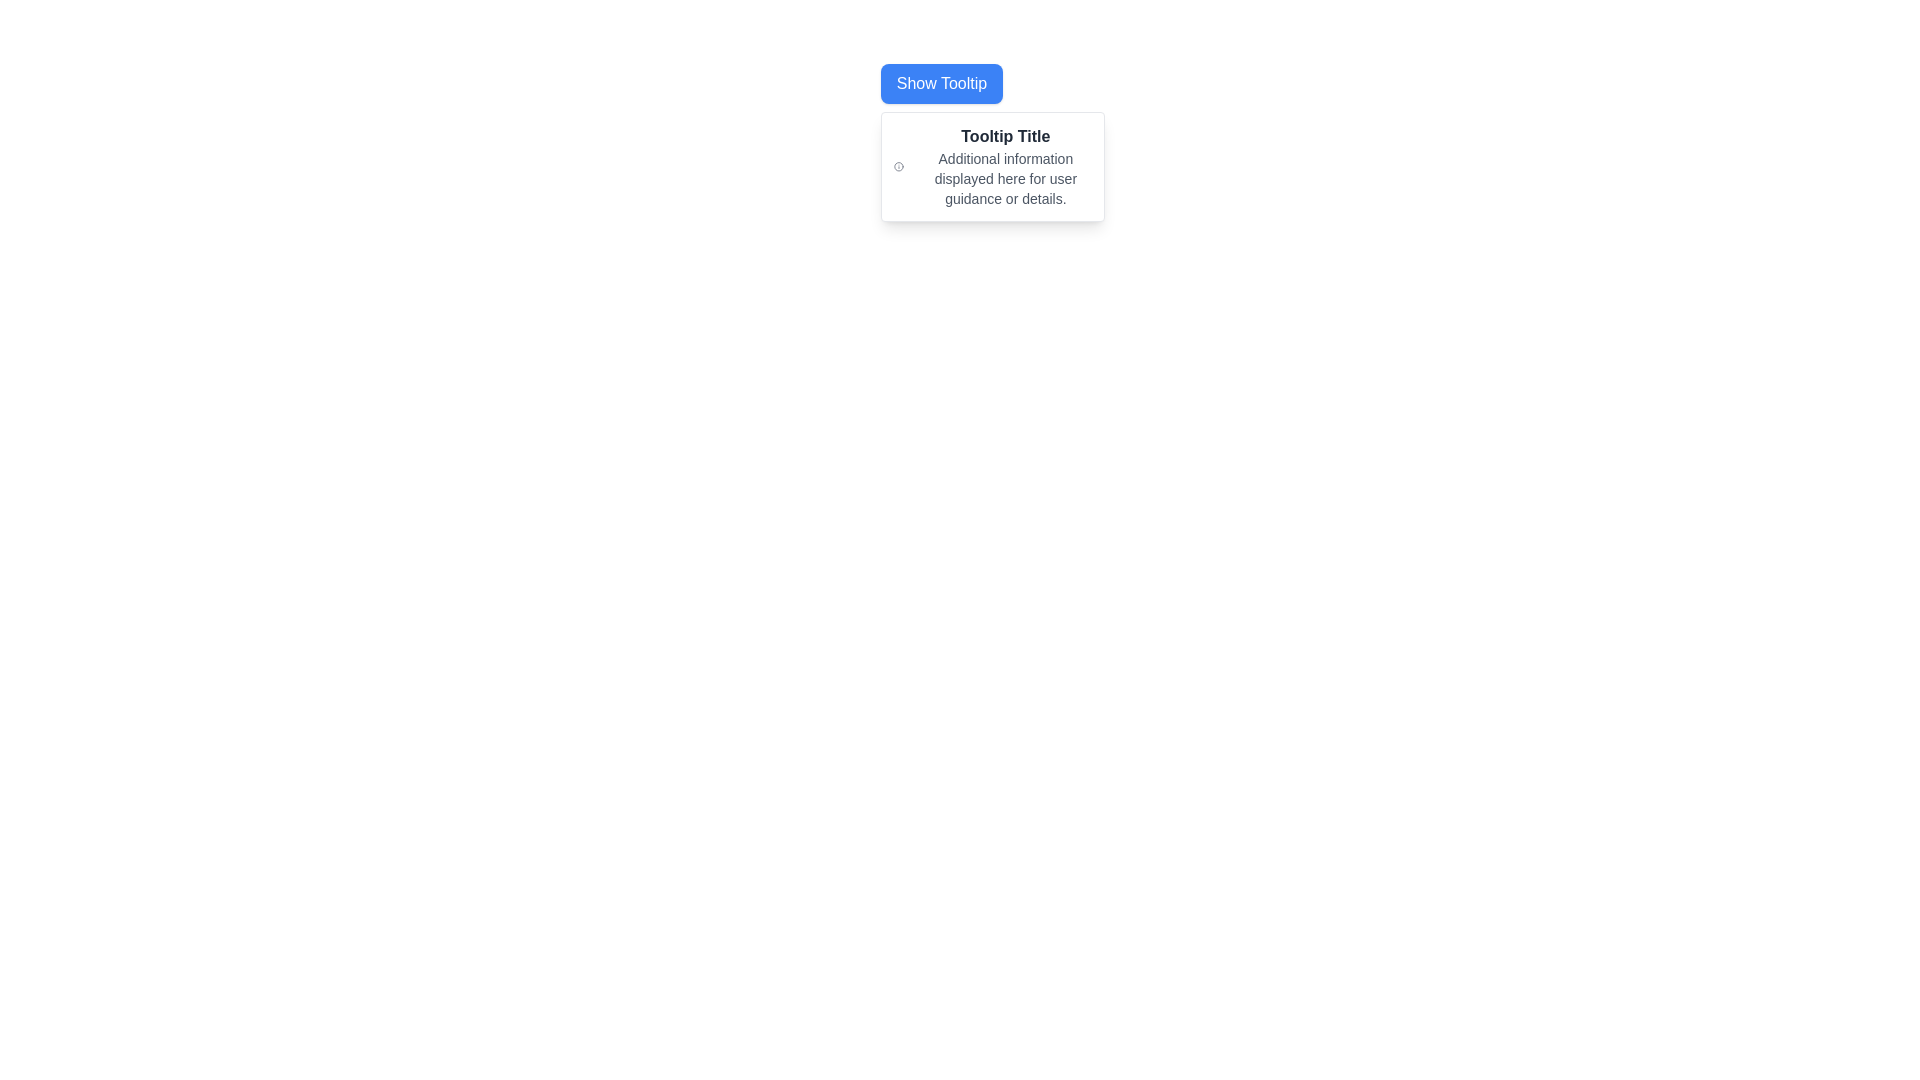 This screenshot has height=1080, width=1920. Describe the element at coordinates (992, 165) in the screenshot. I see `tooltip content displayed below the 'Show Tooltip' button, which contains a title and supplementary information` at that location.